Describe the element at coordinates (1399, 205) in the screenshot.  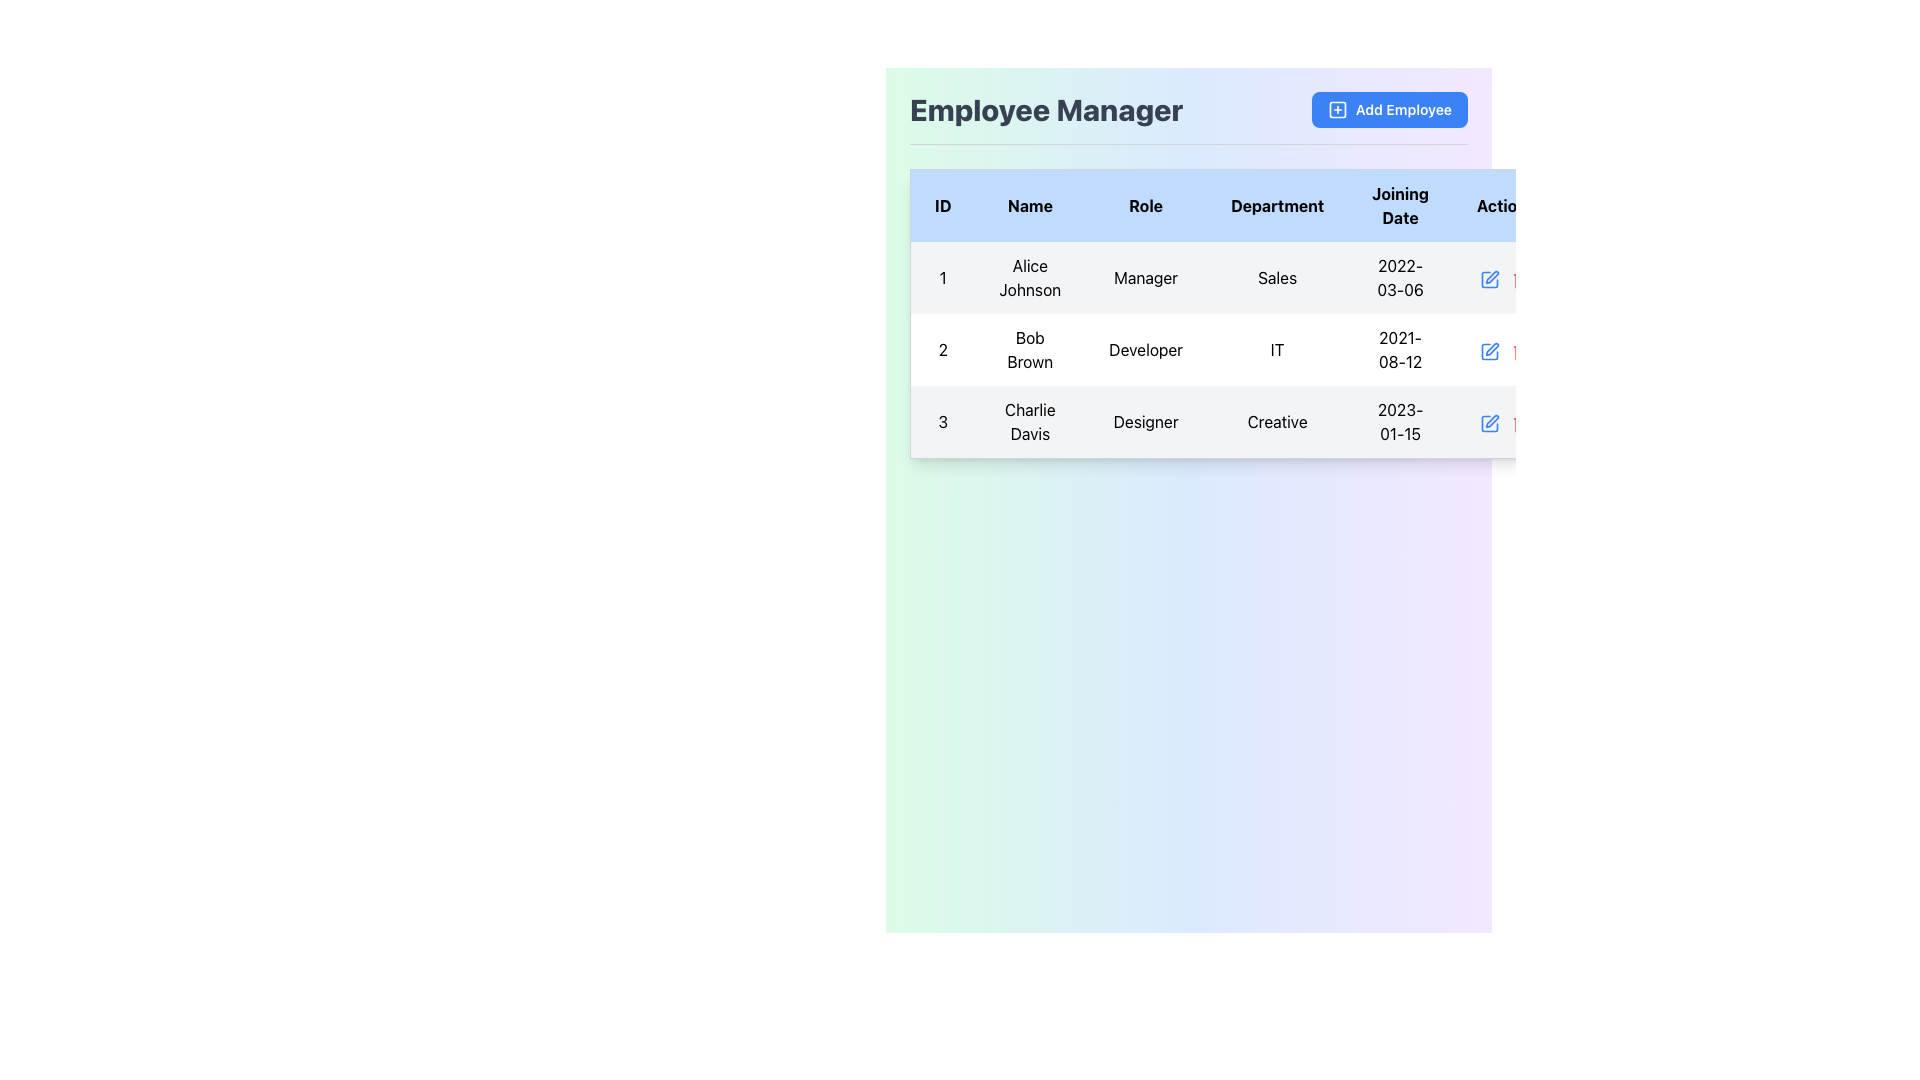
I see `the header cell that indicates the column for employees' joining dates in the table, which is the fifth header cell in the row` at that location.